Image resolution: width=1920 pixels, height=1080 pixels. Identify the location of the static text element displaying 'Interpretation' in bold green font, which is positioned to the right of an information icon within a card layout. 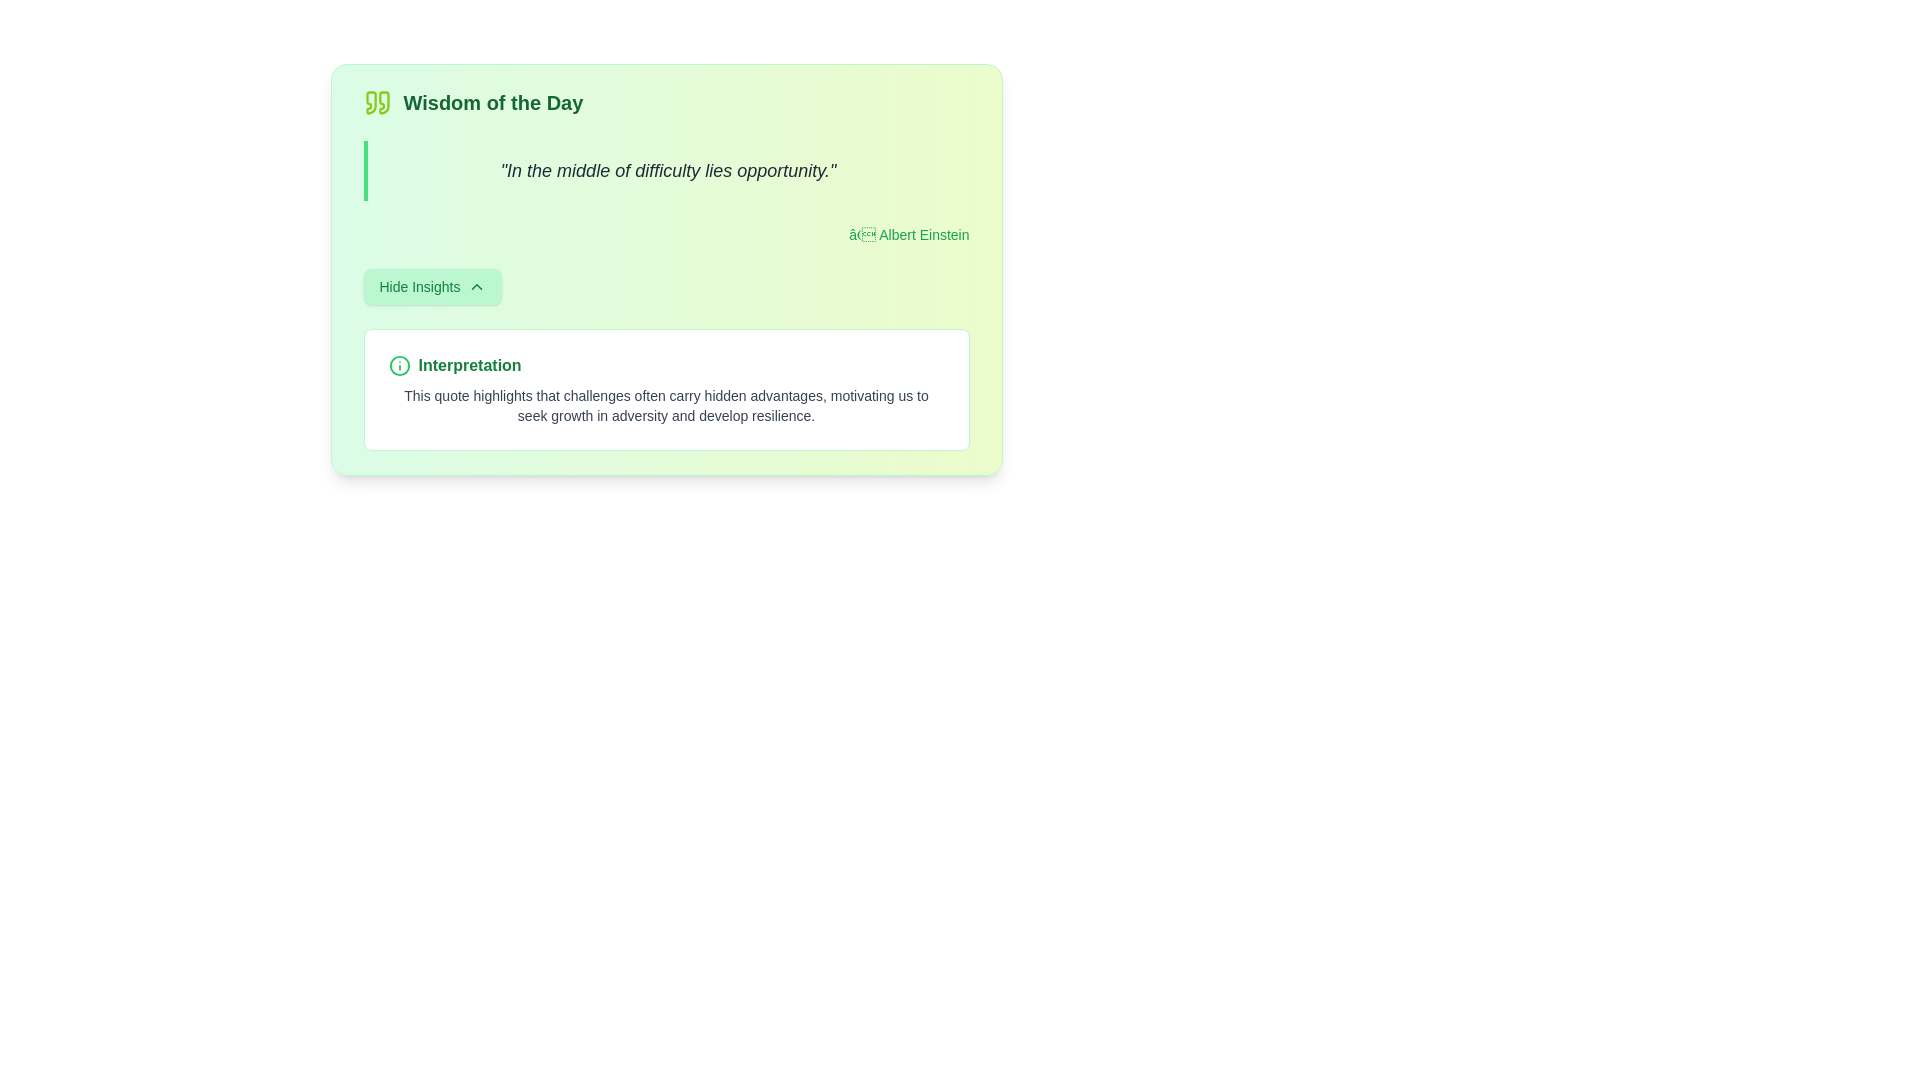
(469, 366).